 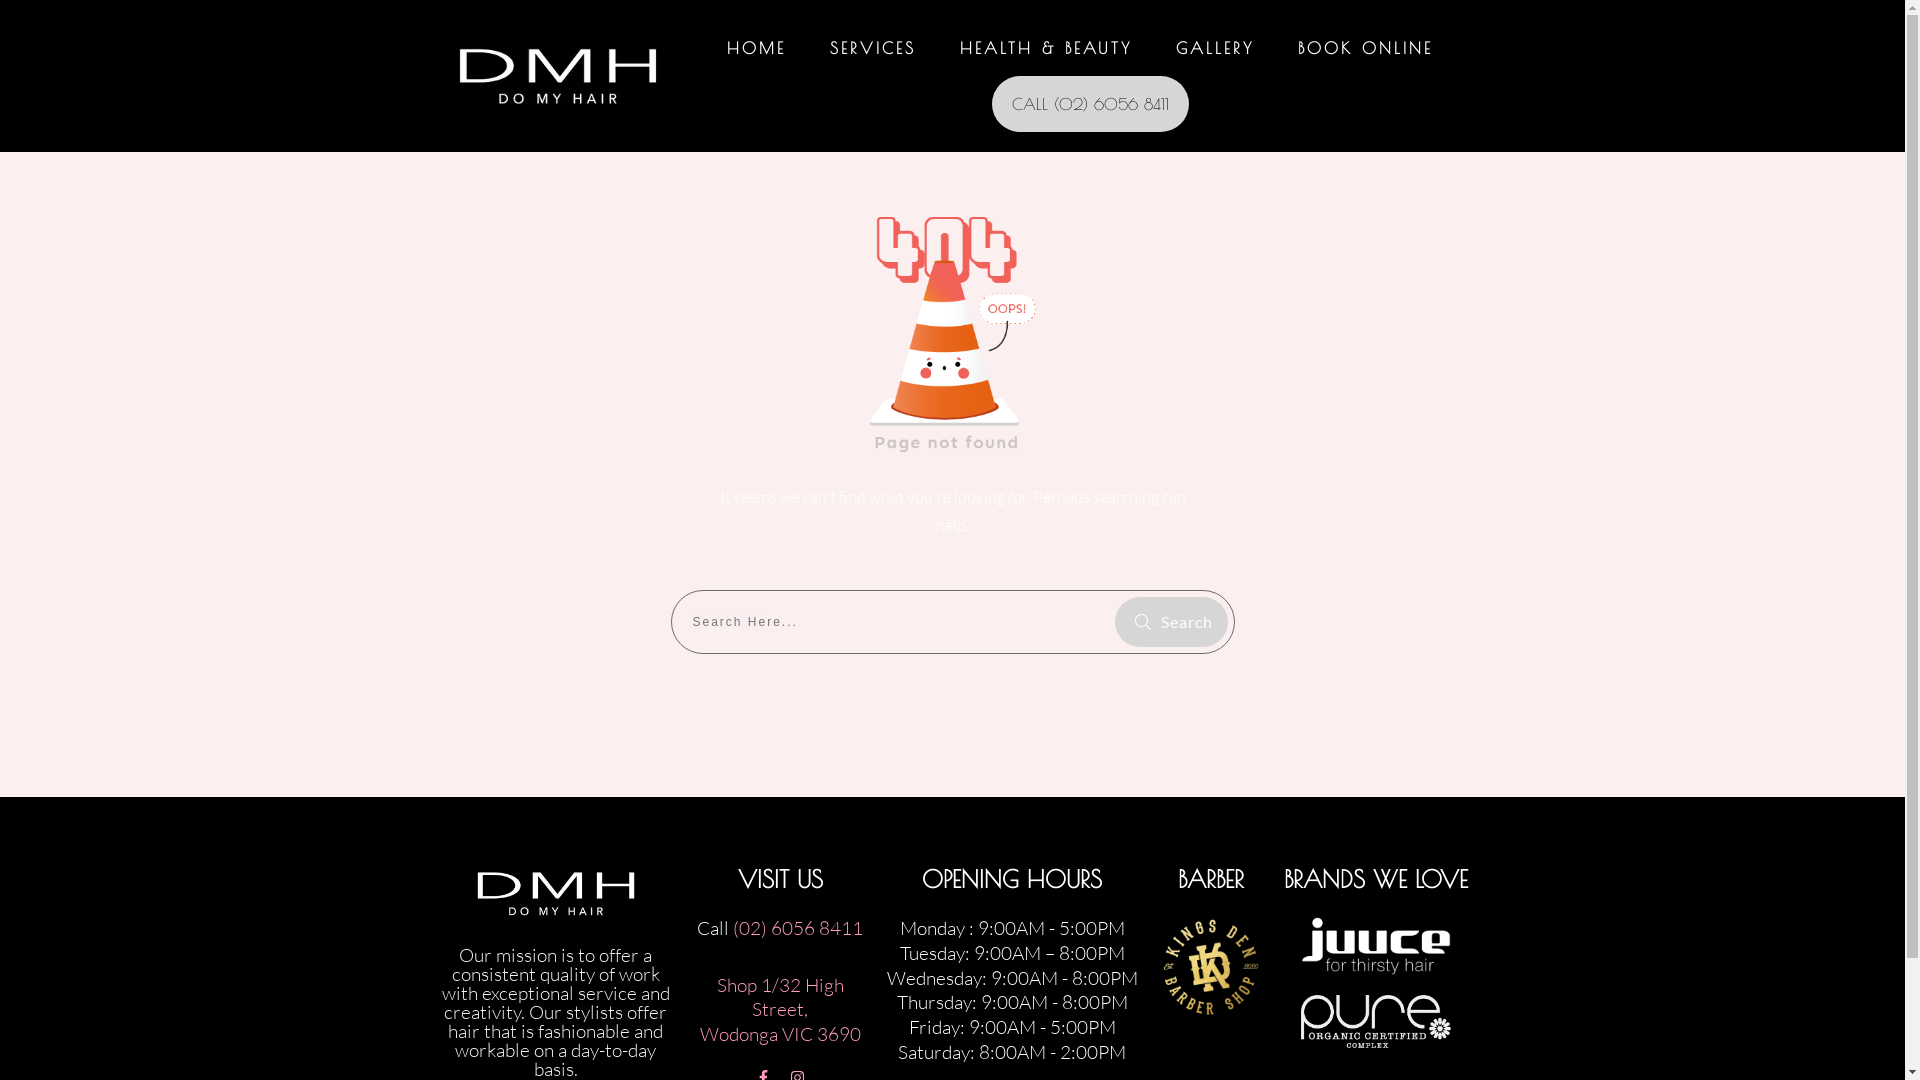 What do you see at coordinates (1089, 104) in the screenshot?
I see `'CALL (02) 6056 8411'` at bounding box center [1089, 104].